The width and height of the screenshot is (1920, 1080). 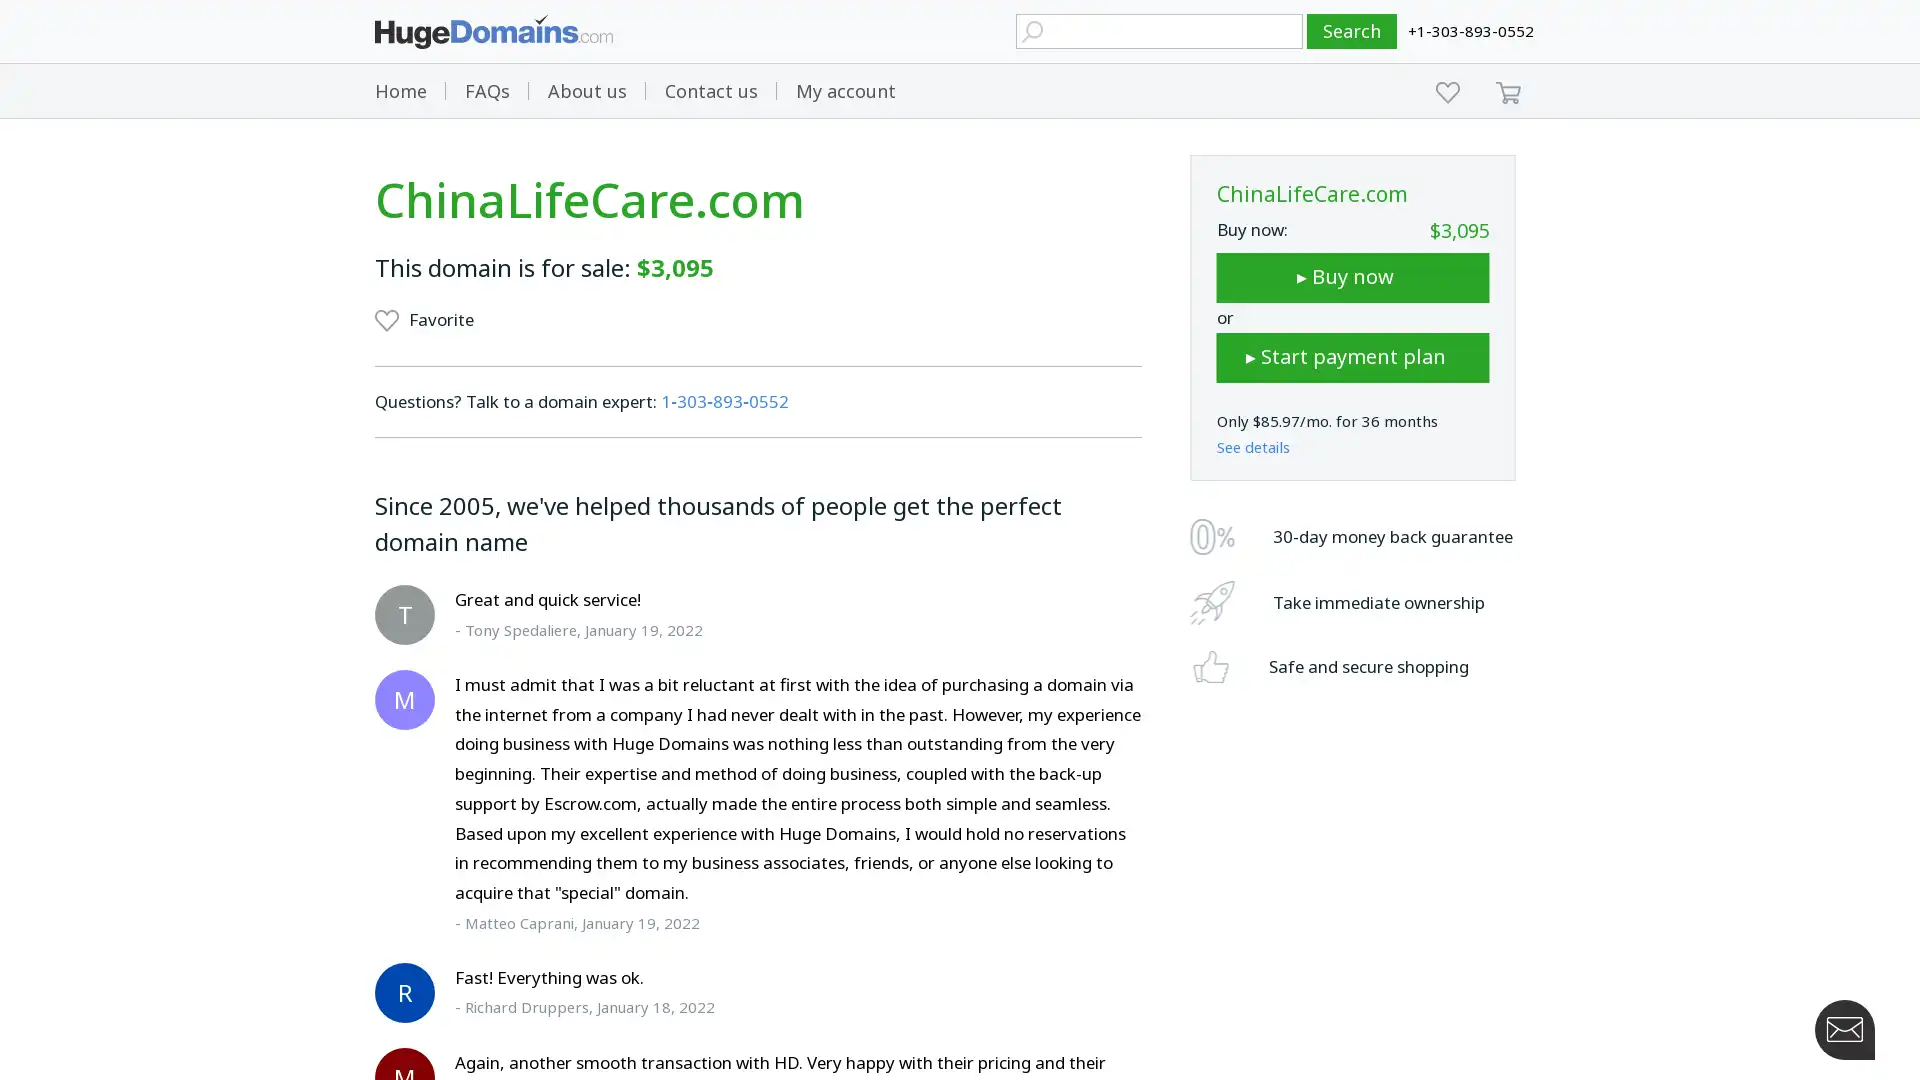 I want to click on Search, so click(x=1352, y=31).